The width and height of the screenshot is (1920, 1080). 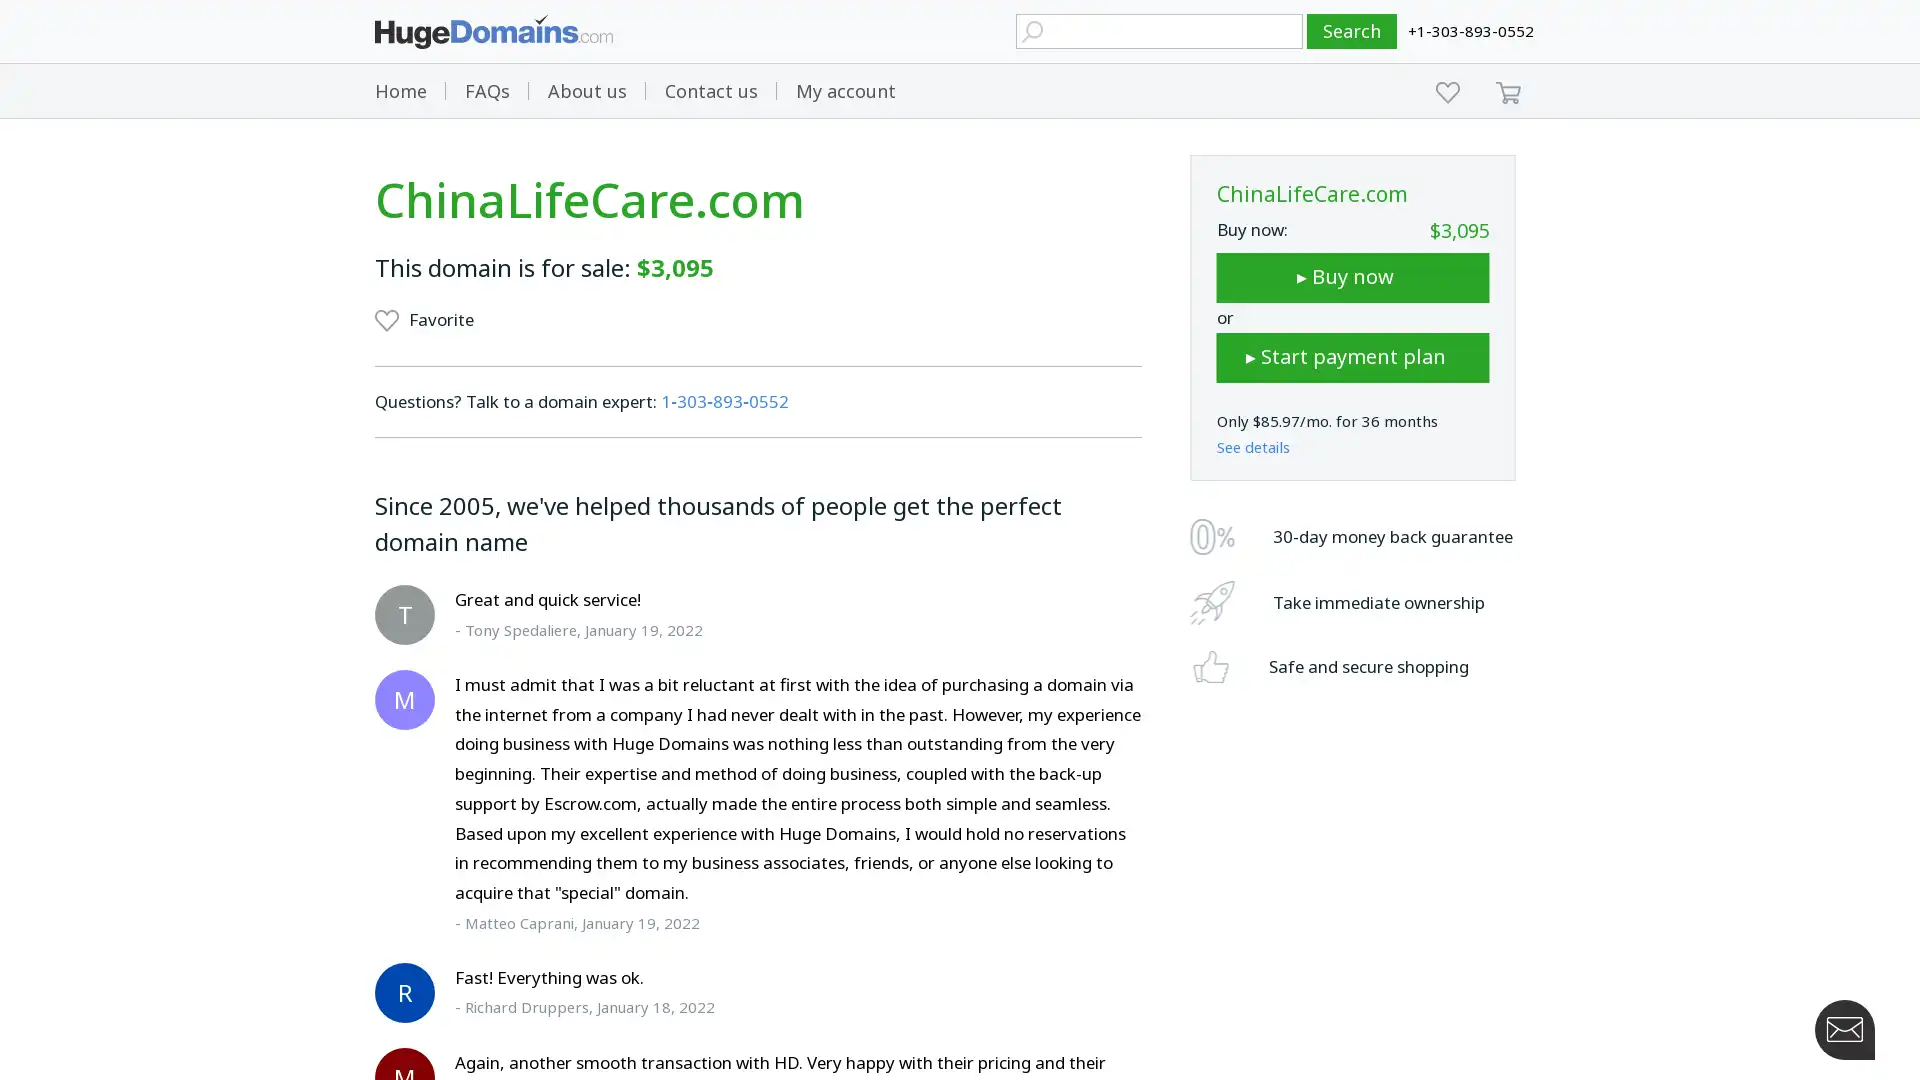 I want to click on Search, so click(x=1352, y=31).